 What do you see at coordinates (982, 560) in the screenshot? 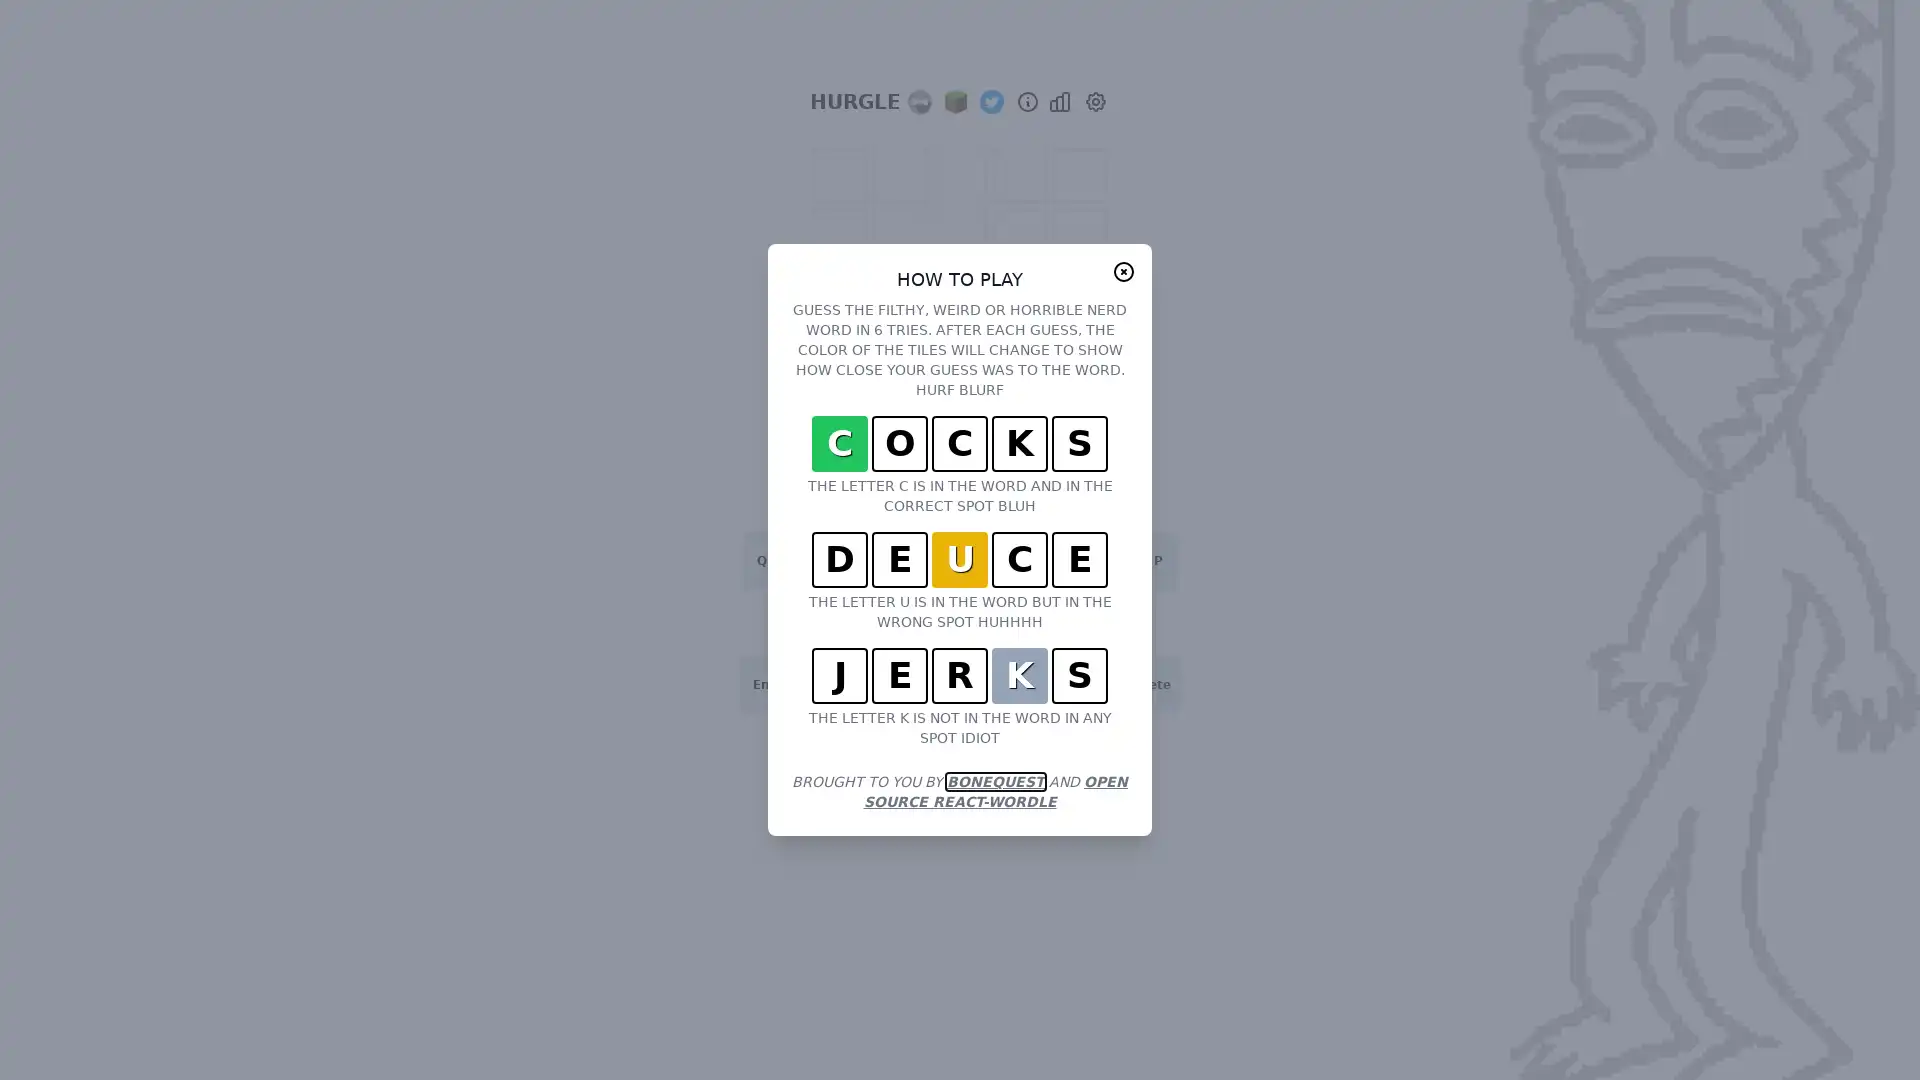
I see `Y` at bounding box center [982, 560].